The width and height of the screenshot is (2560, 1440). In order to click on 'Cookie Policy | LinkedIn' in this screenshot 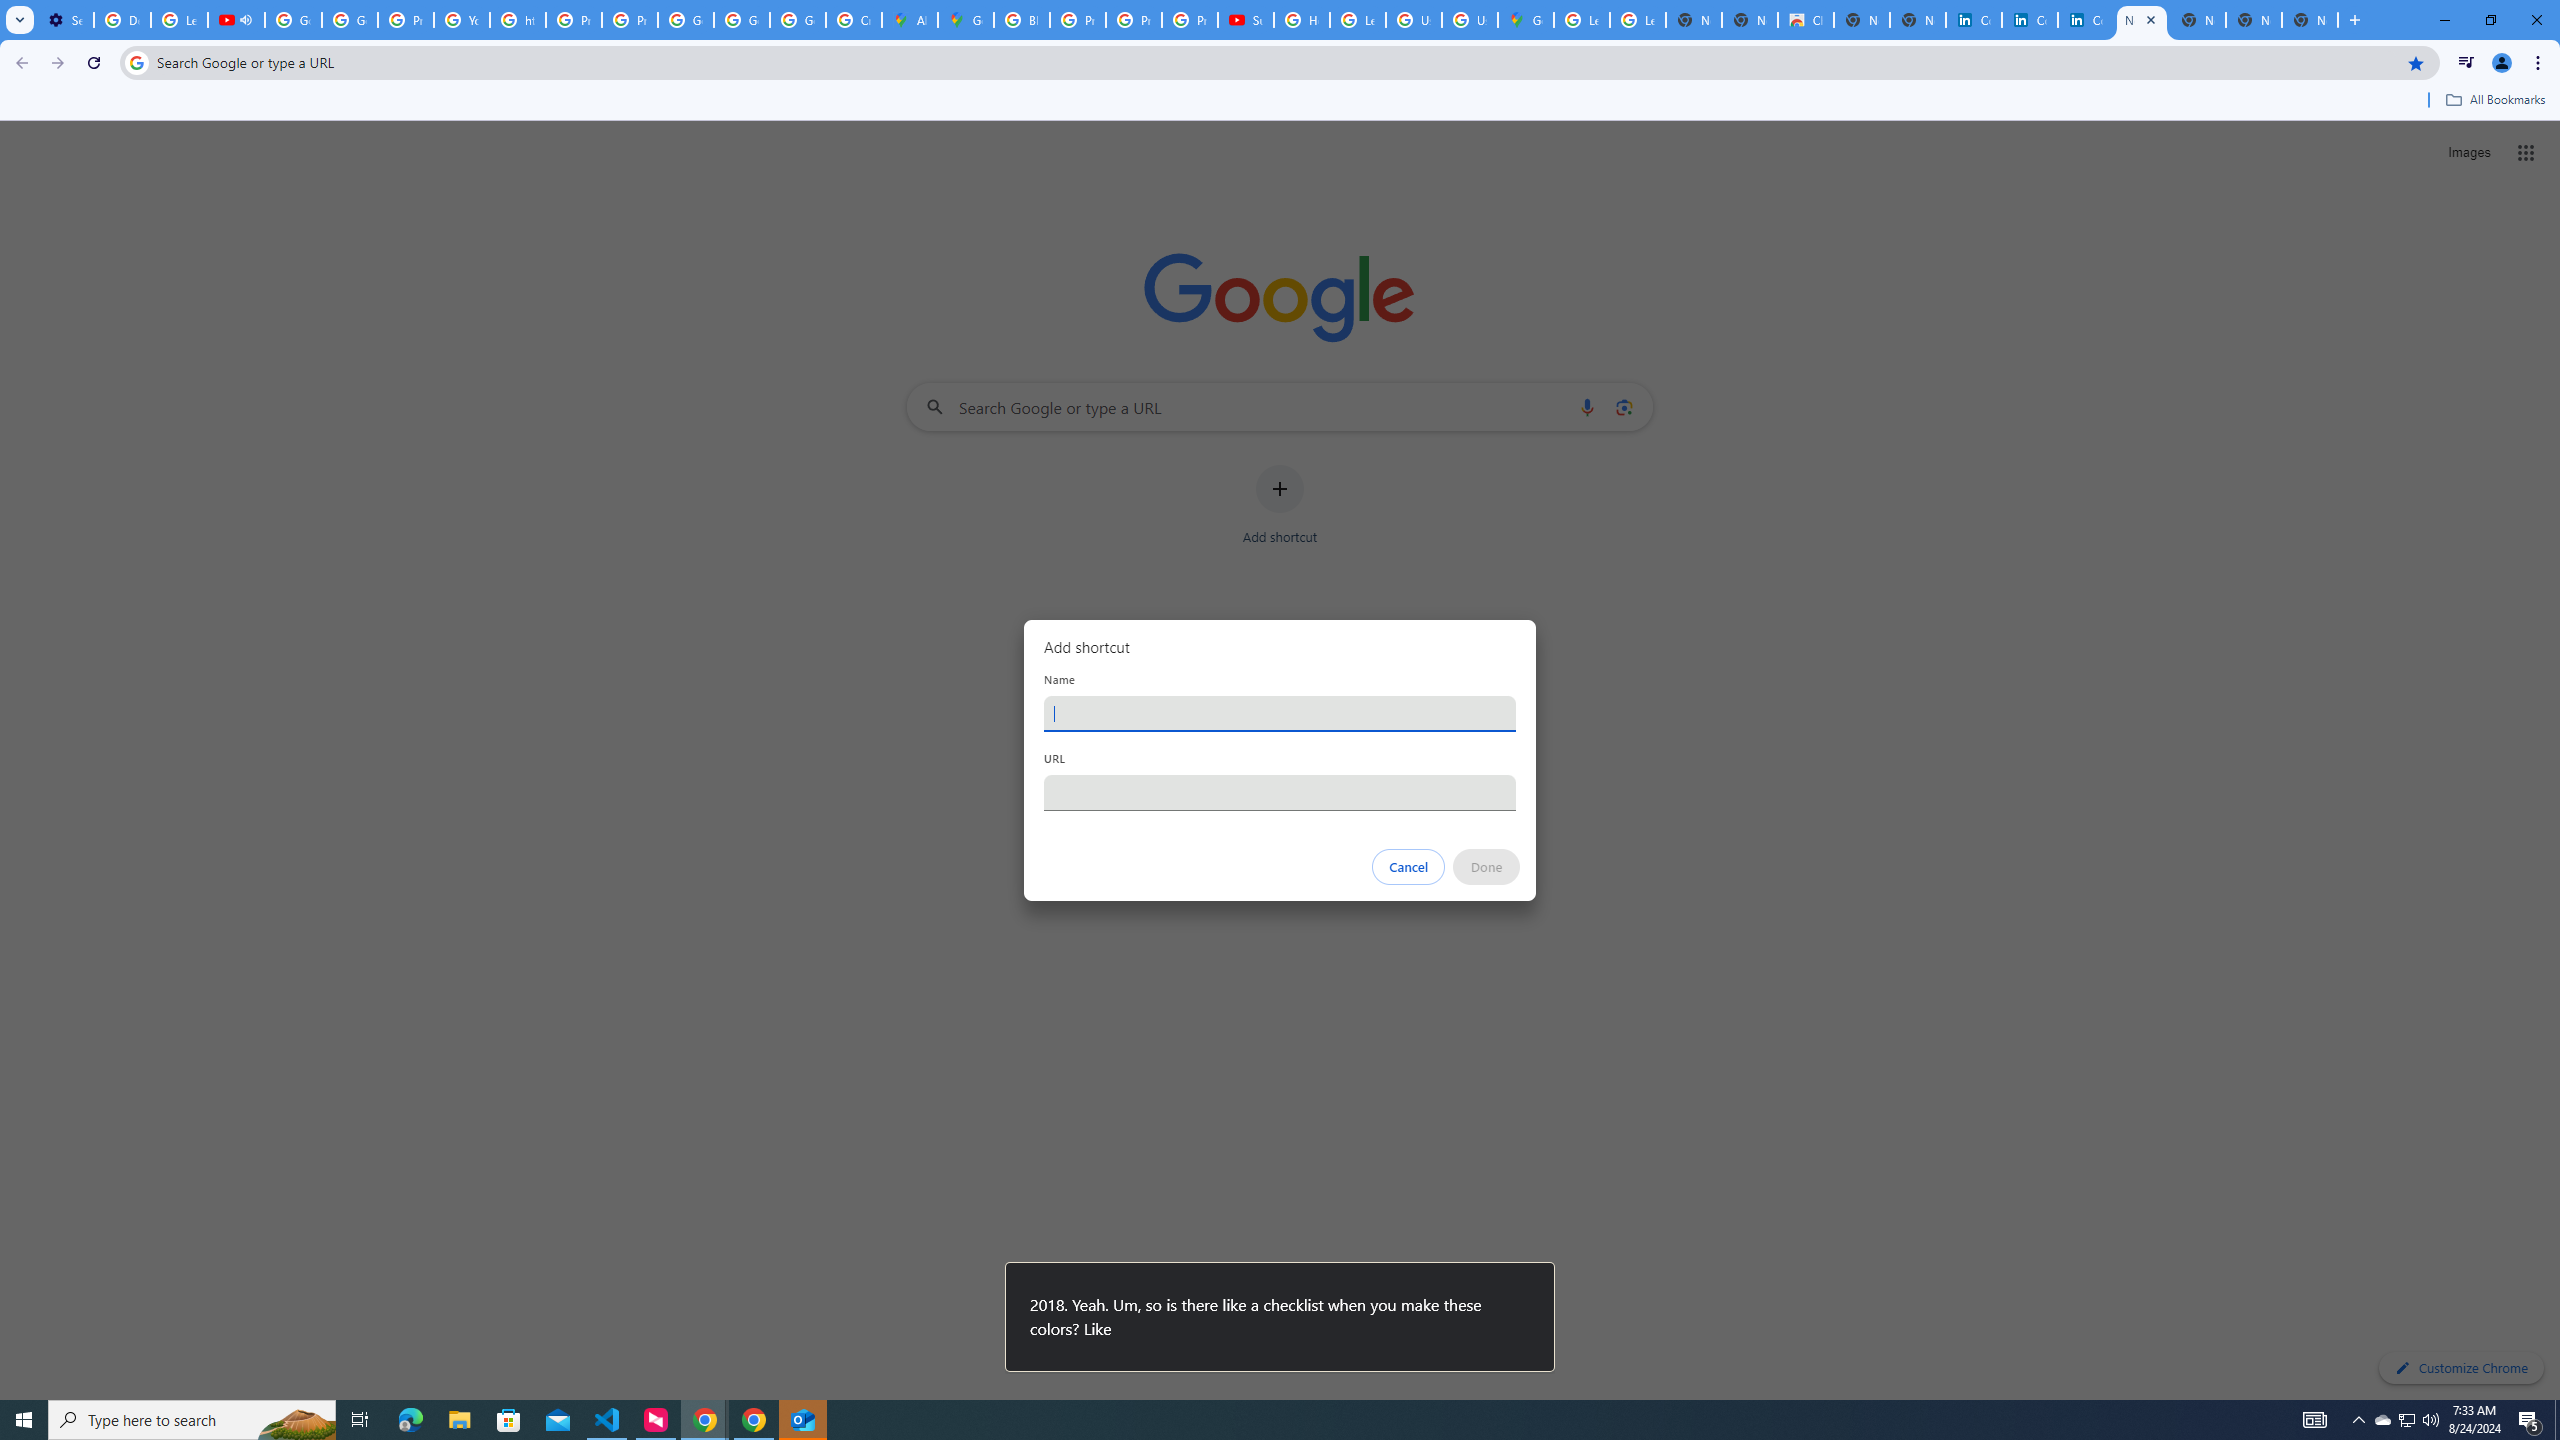, I will do `click(1974, 19)`.